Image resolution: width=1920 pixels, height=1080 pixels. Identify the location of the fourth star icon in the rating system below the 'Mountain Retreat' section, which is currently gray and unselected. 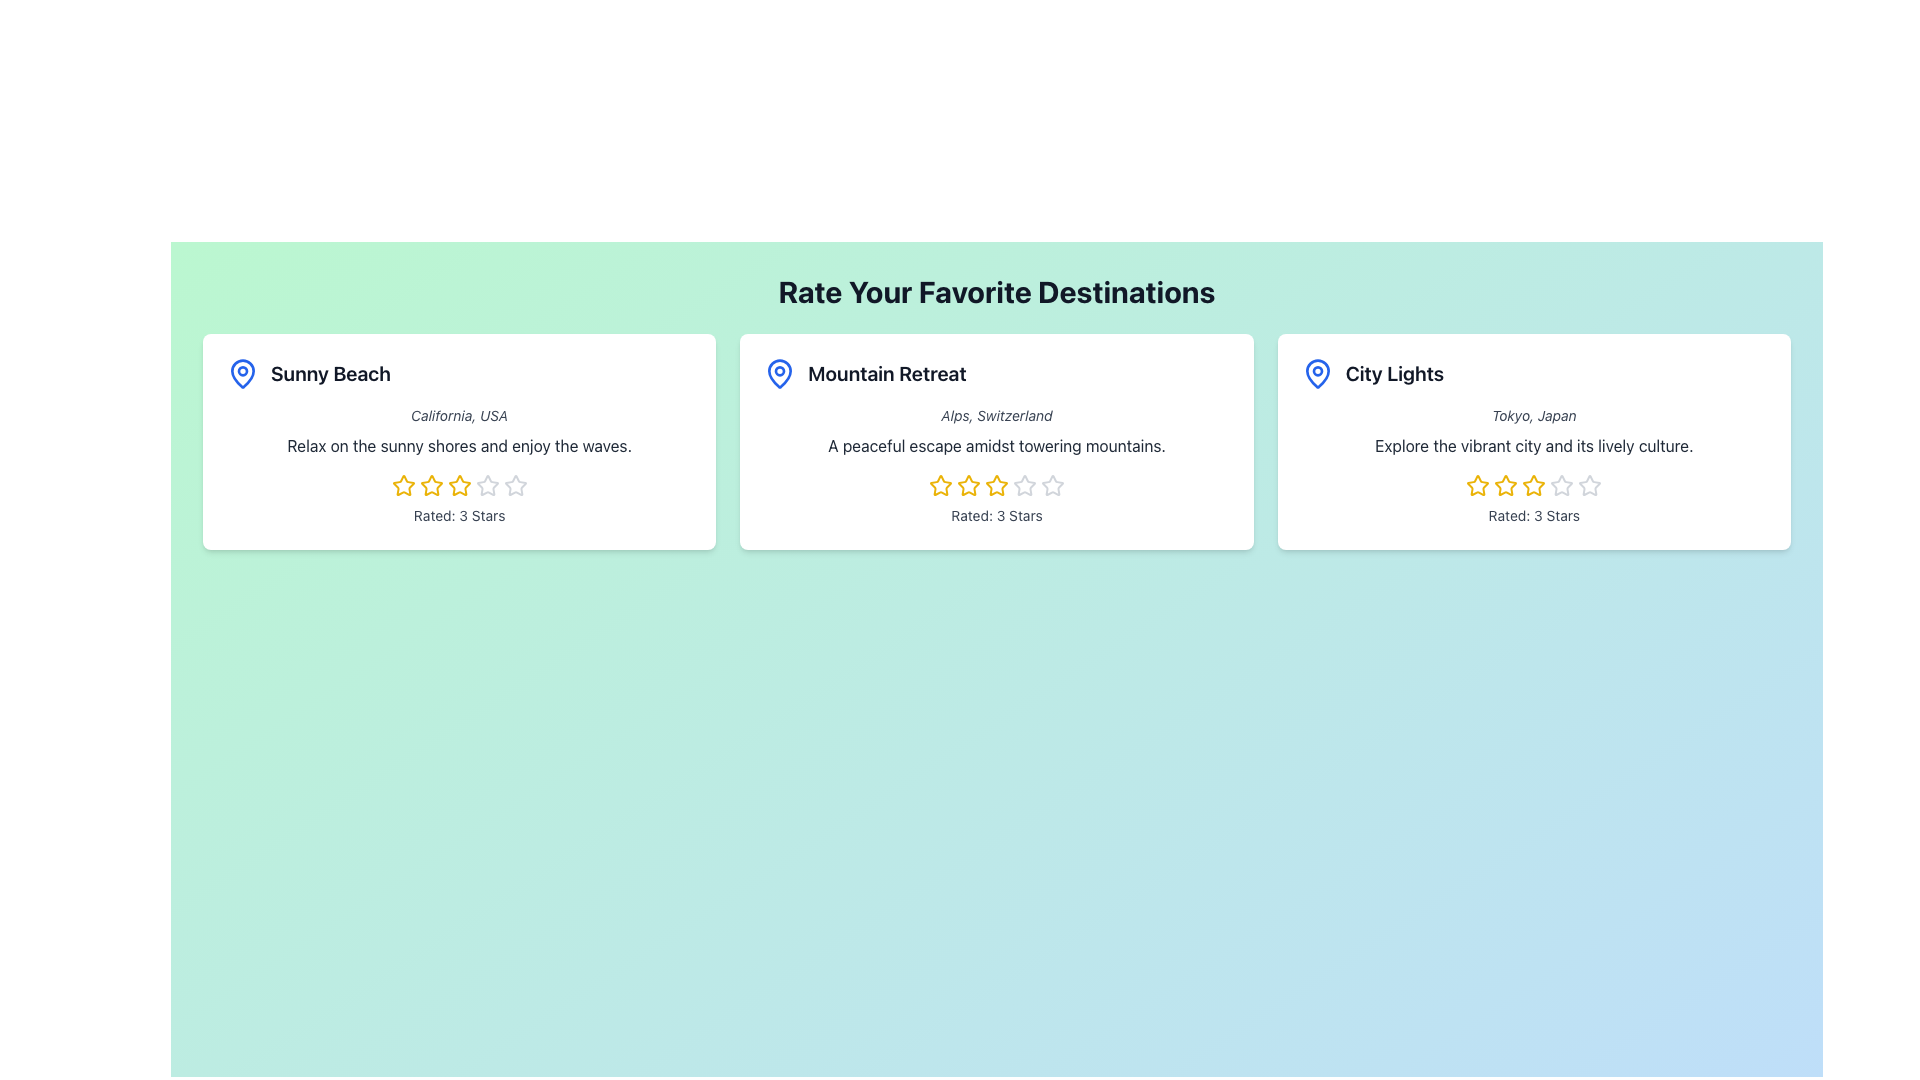
(1024, 486).